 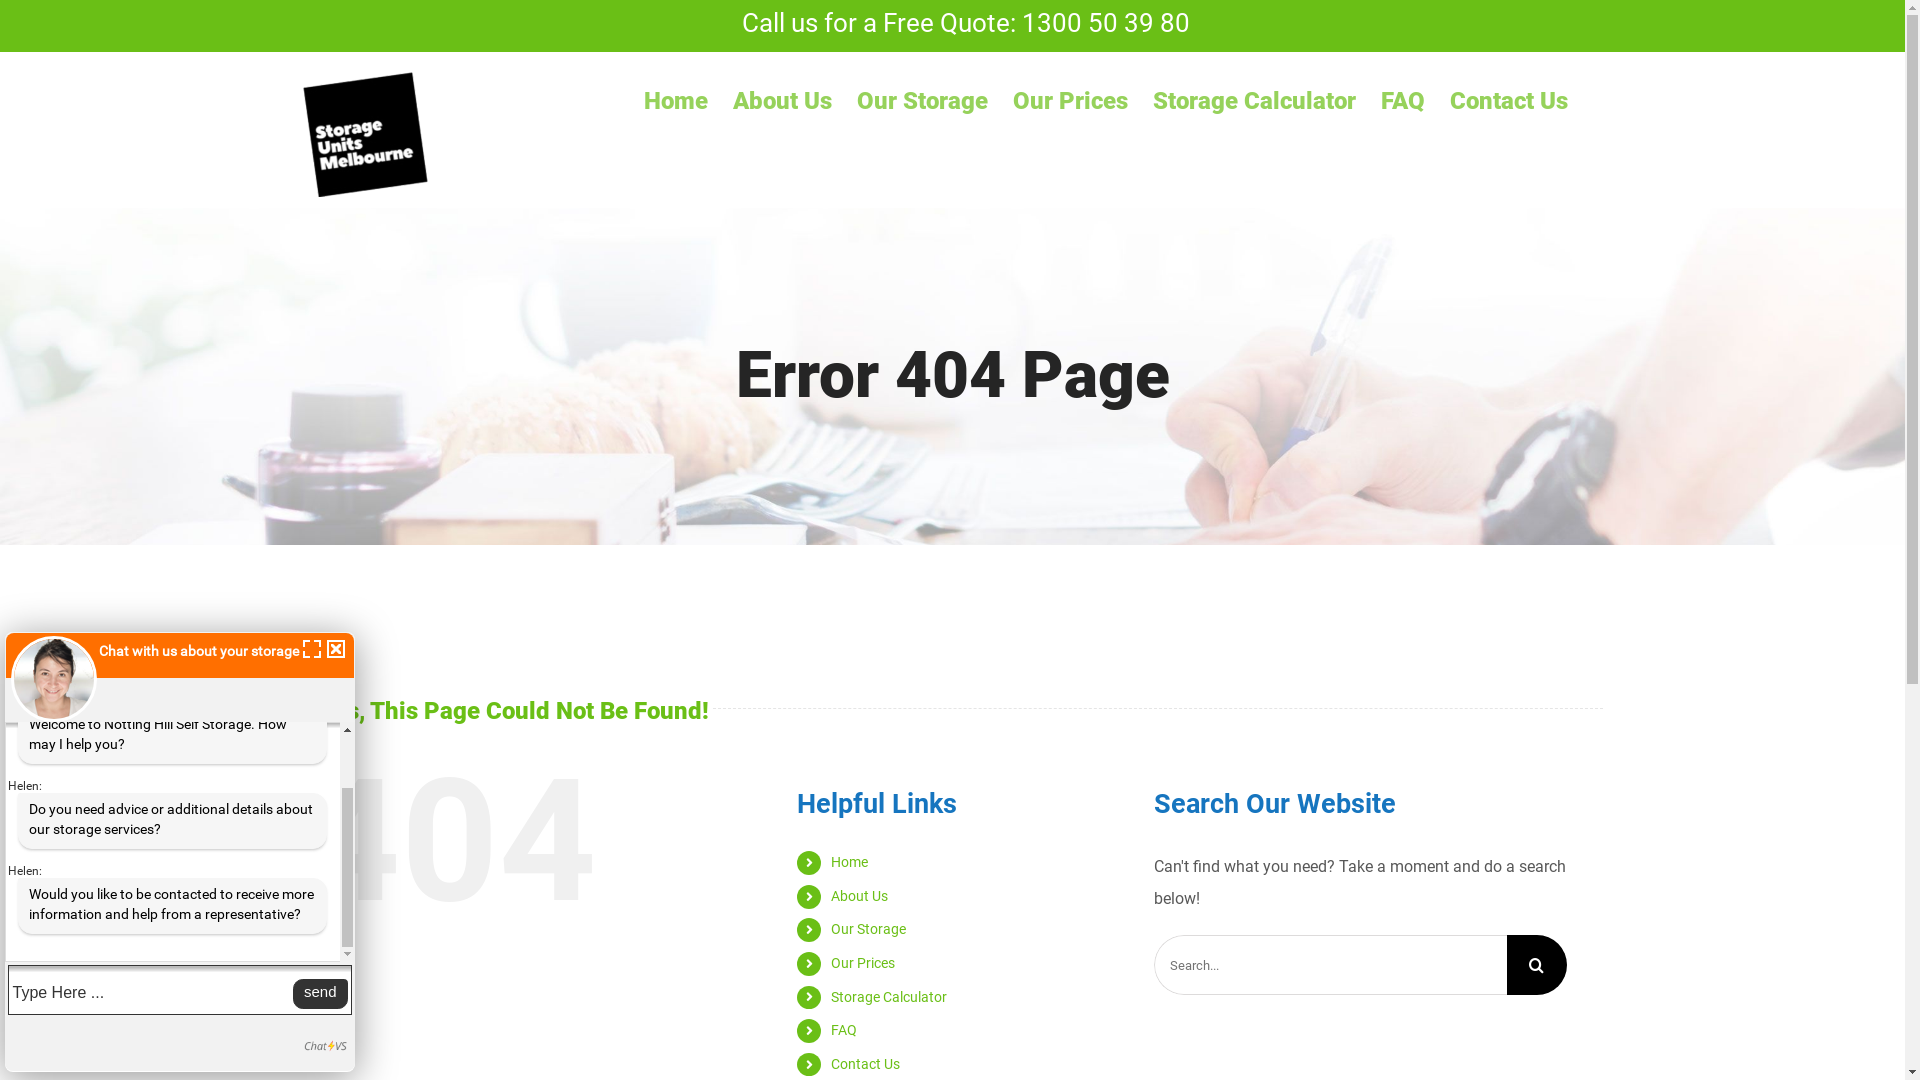 What do you see at coordinates (863, 962) in the screenshot?
I see `'Our Prices'` at bounding box center [863, 962].